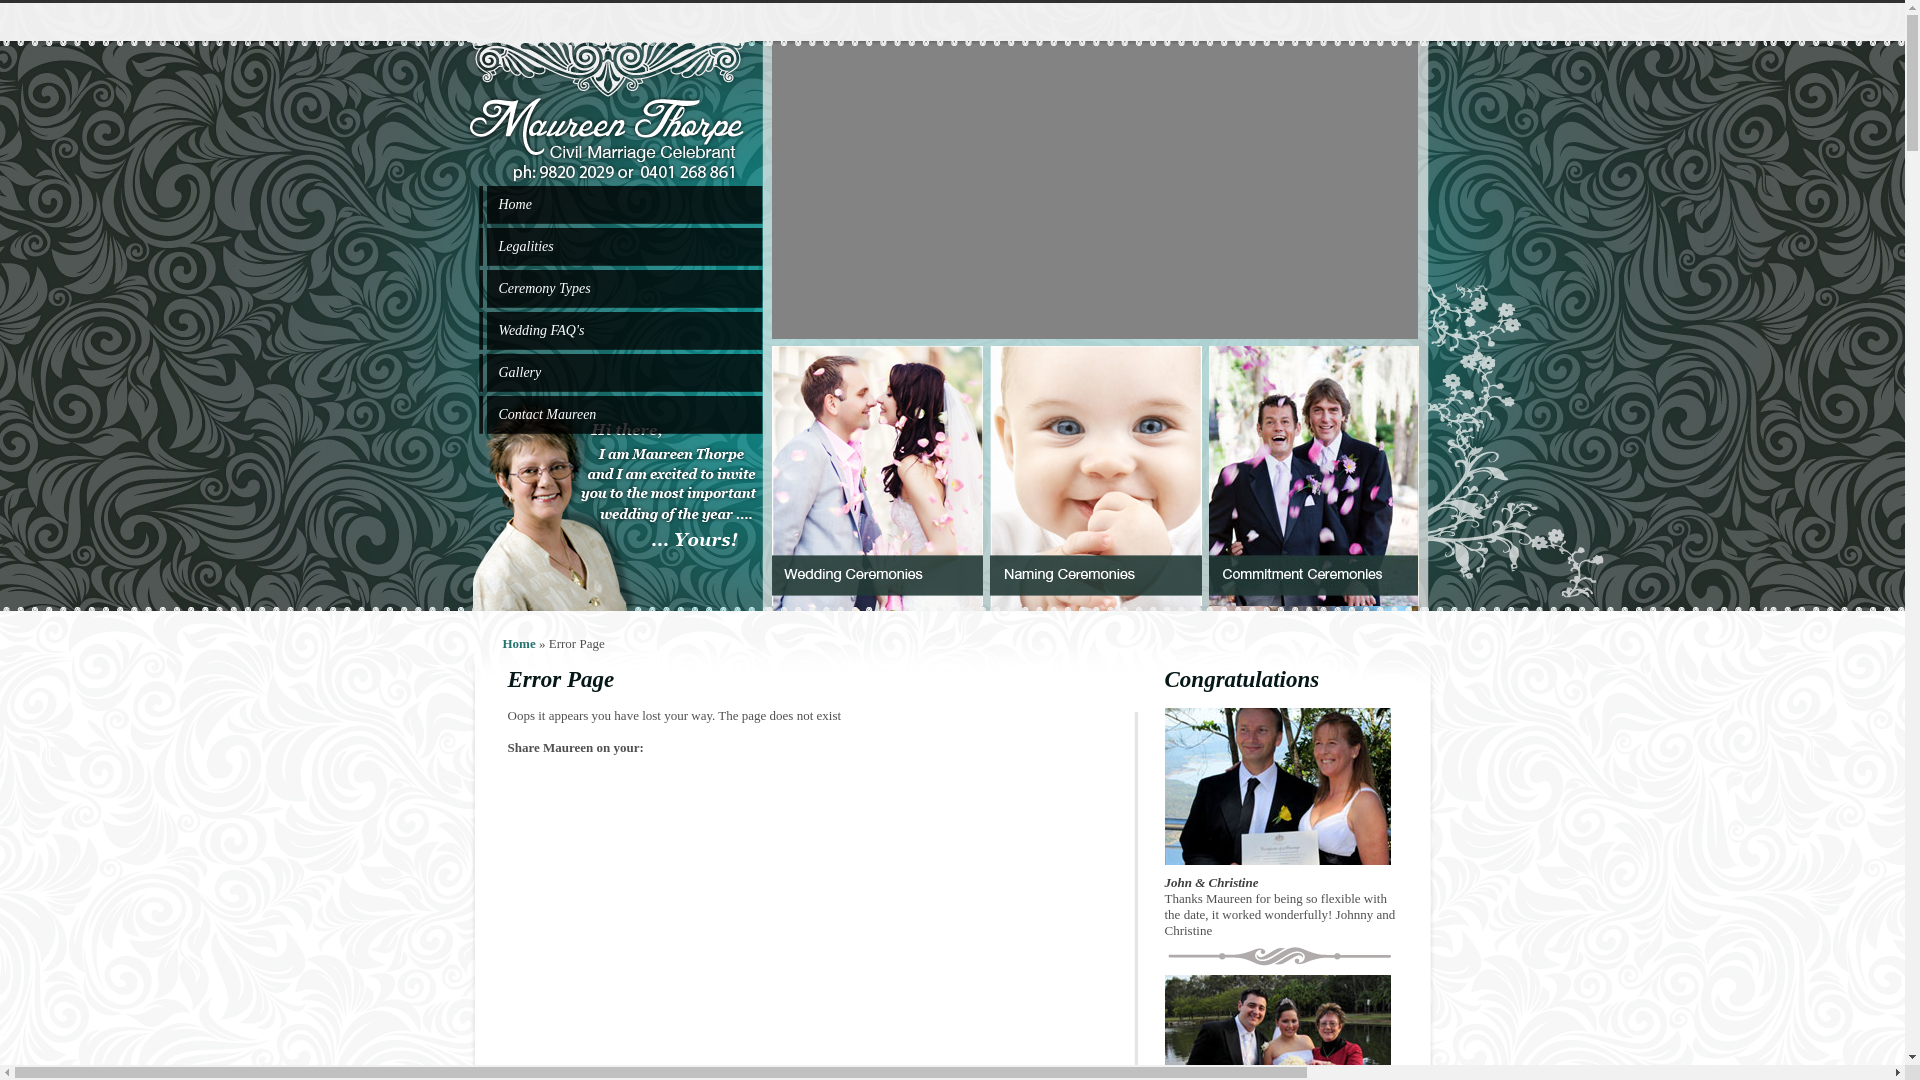 This screenshot has width=1920, height=1080. What do you see at coordinates (514, 204) in the screenshot?
I see `'Home'` at bounding box center [514, 204].